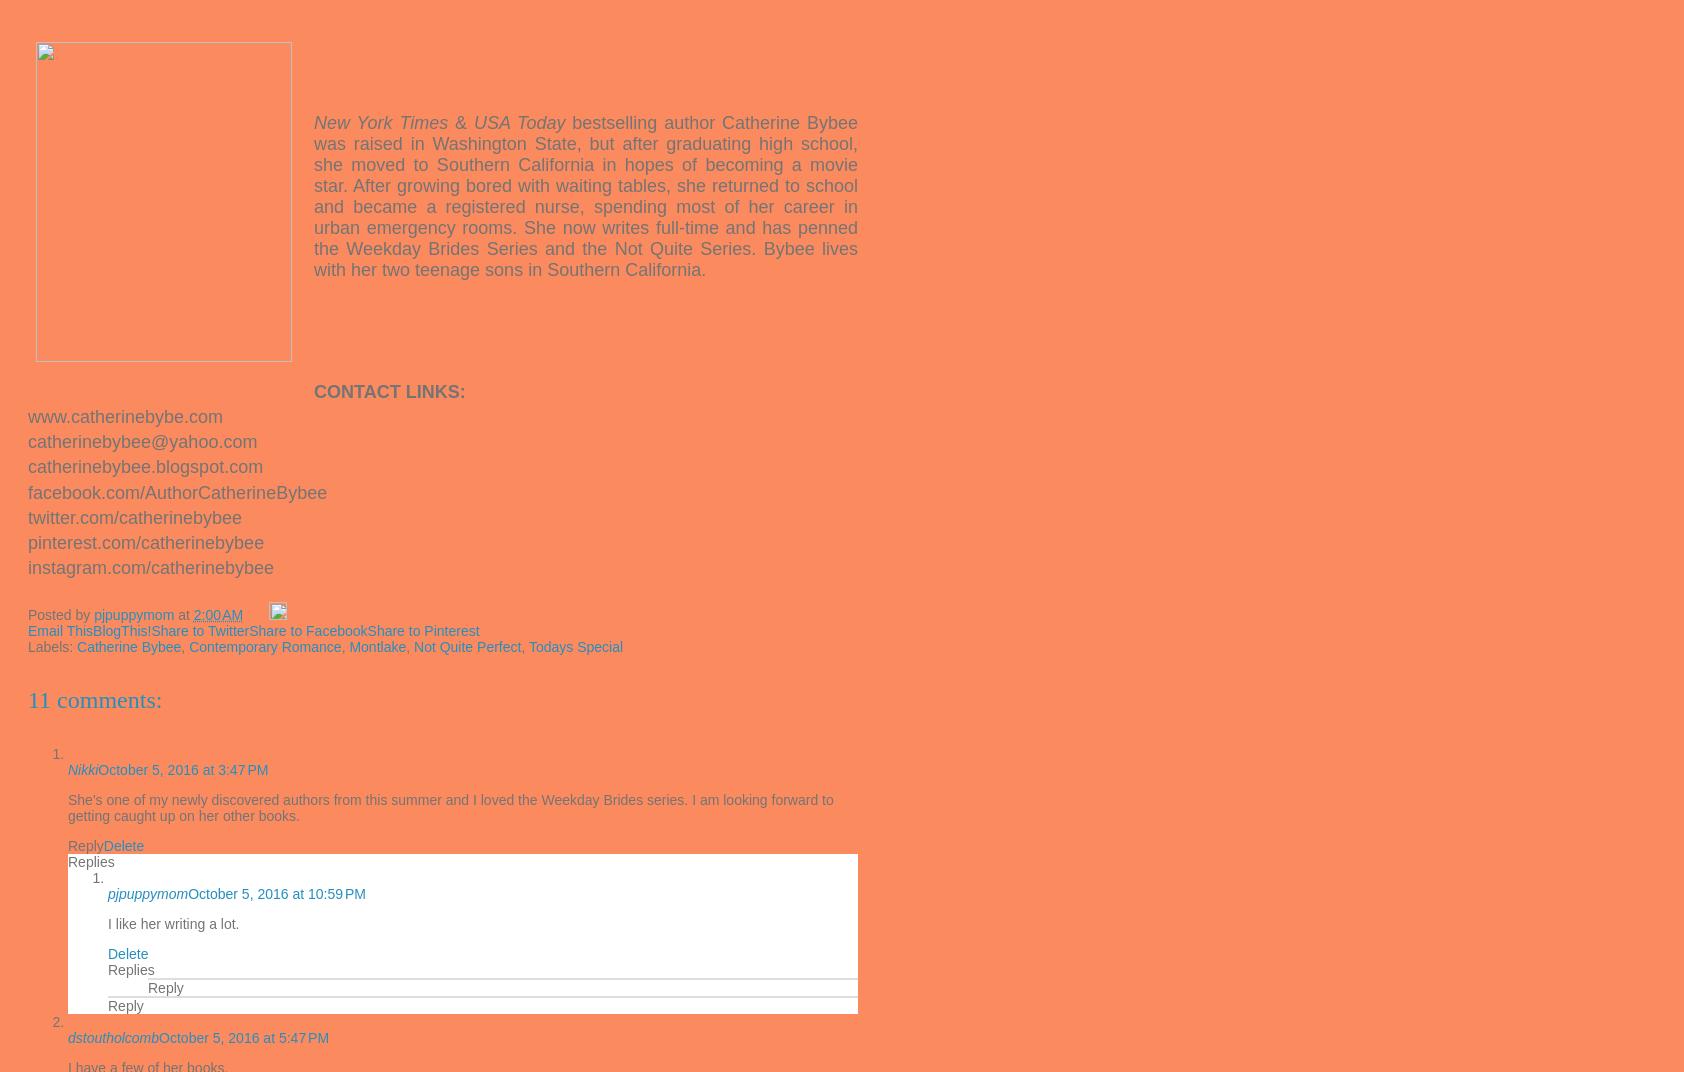 This screenshot has height=1072, width=1684. What do you see at coordinates (172, 923) in the screenshot?
I see `'I like her writing a lot.'` at bounding box center [172, 923].